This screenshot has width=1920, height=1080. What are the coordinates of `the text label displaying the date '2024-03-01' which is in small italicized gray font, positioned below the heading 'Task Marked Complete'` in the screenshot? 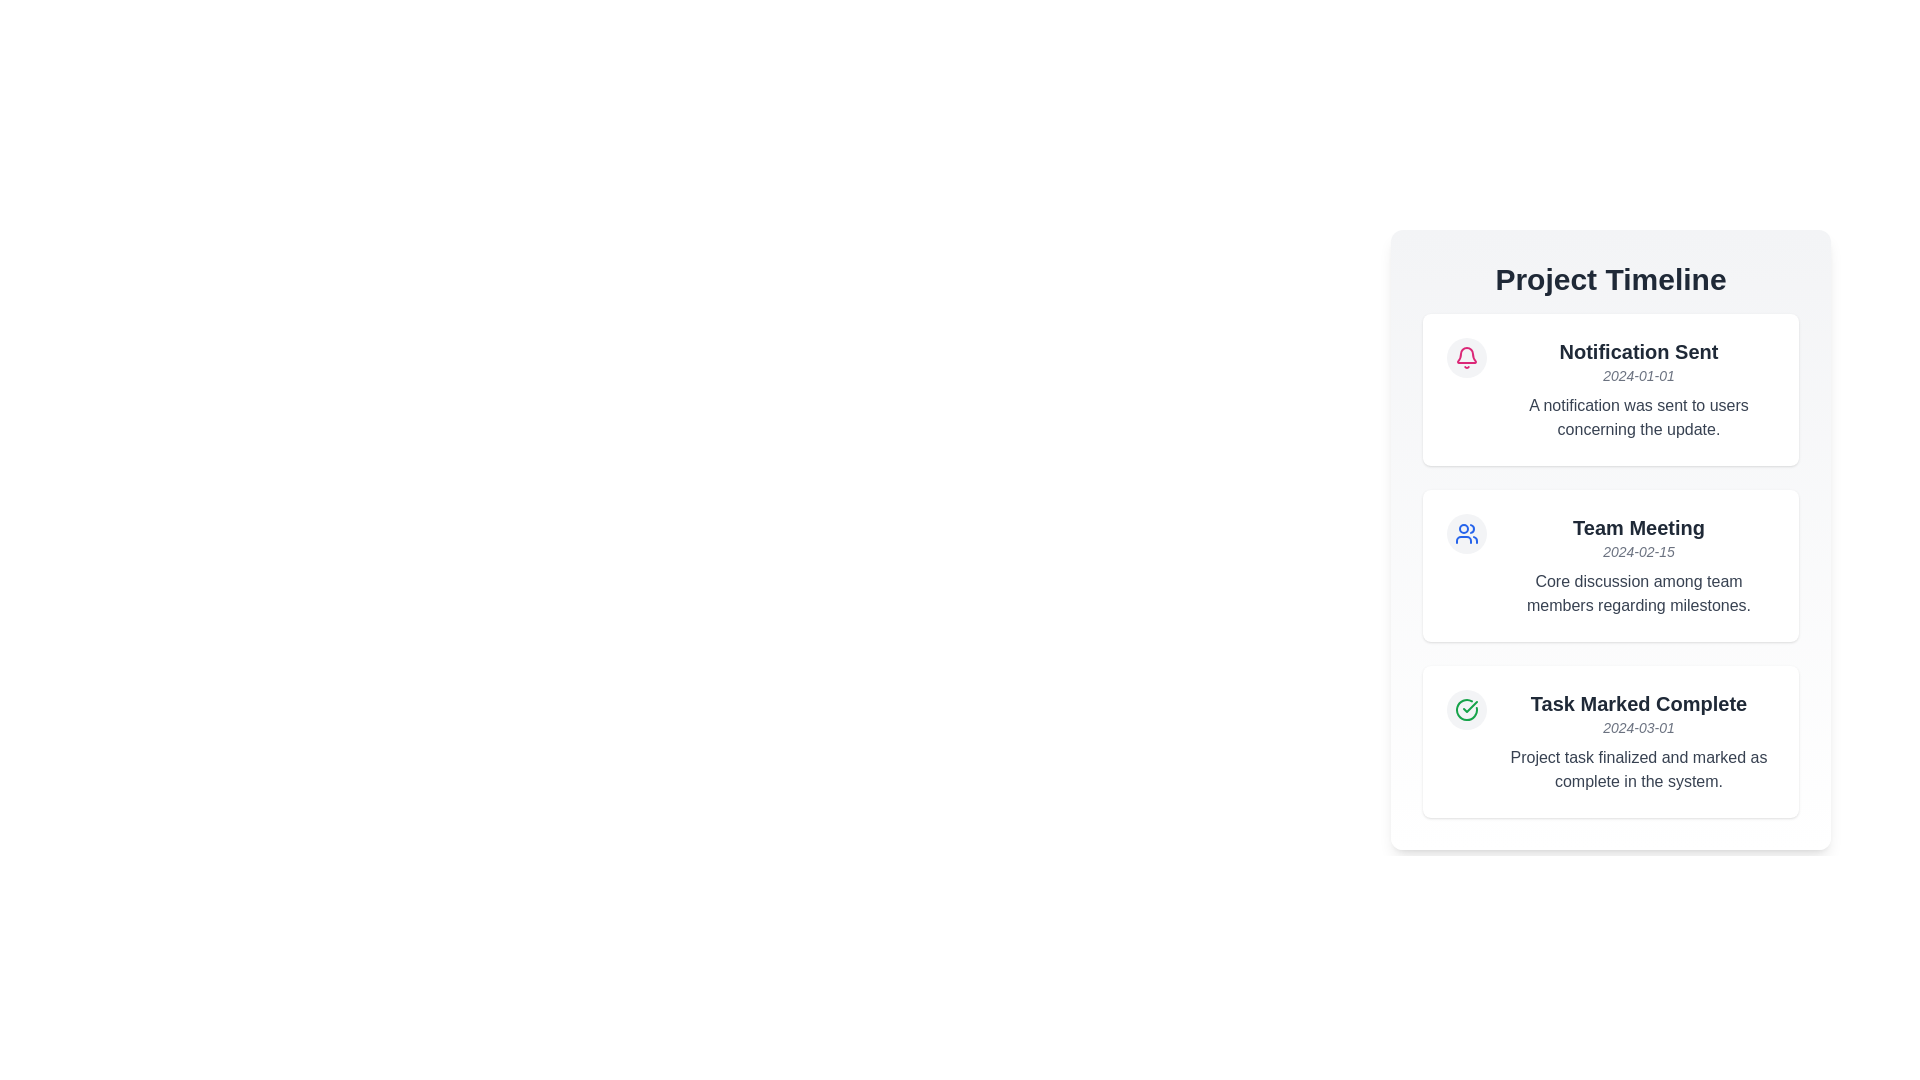 It's located at (1638, 728).